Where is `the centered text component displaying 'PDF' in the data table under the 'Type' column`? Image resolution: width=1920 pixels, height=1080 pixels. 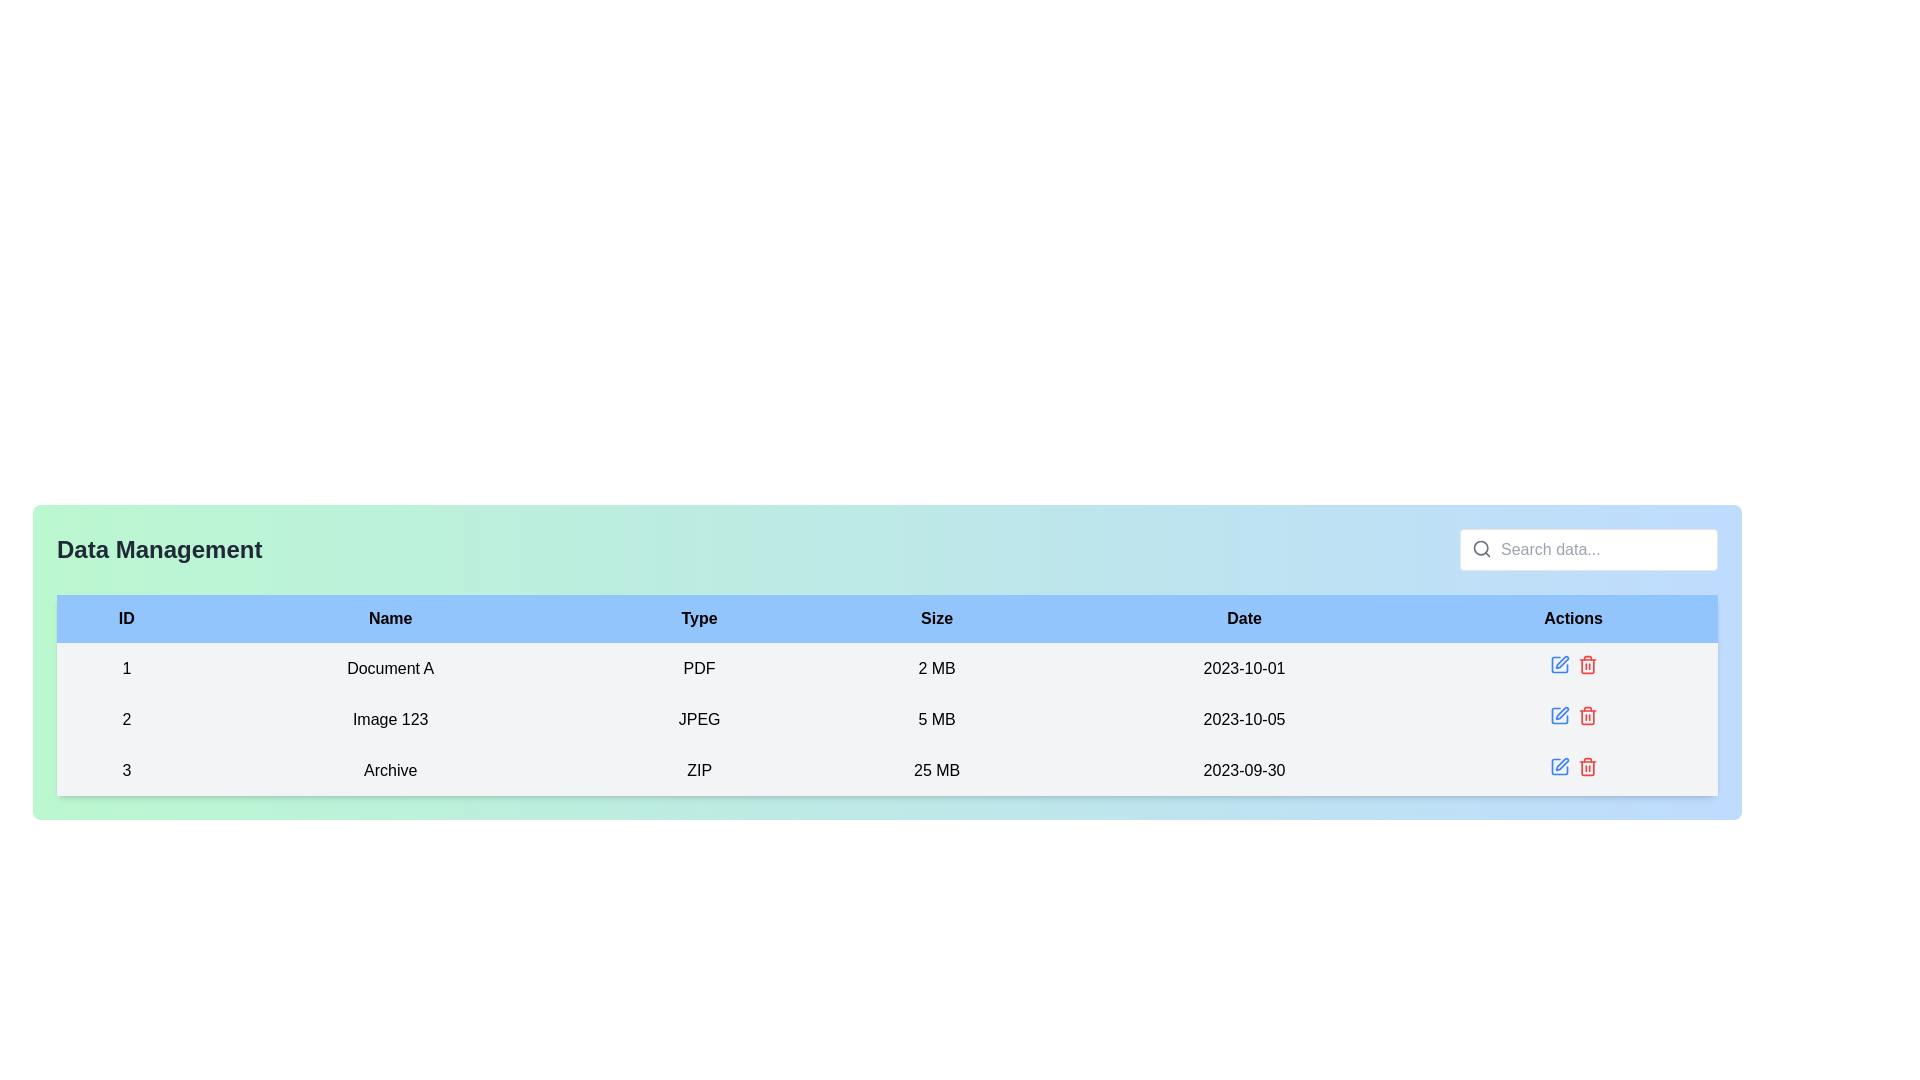 the centered text component displaying 'PDF' in the data table under the 'Type' column is located at coordinates (699, 668).